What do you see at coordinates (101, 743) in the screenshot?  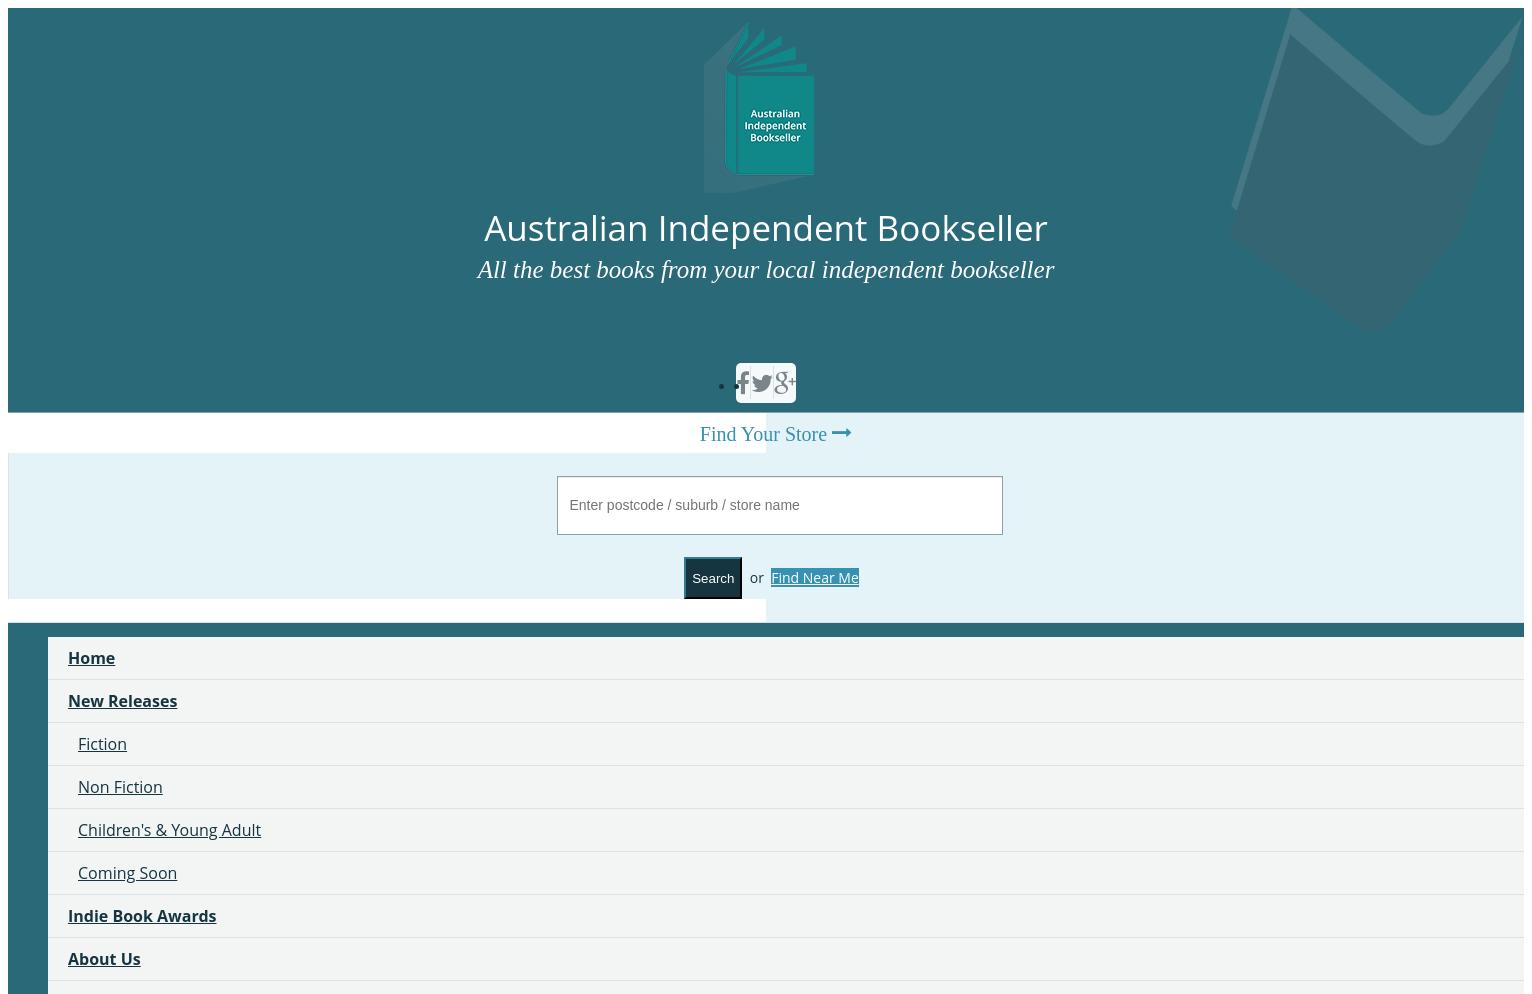 I see `'Fiction'` at bounding box center [101, 743].